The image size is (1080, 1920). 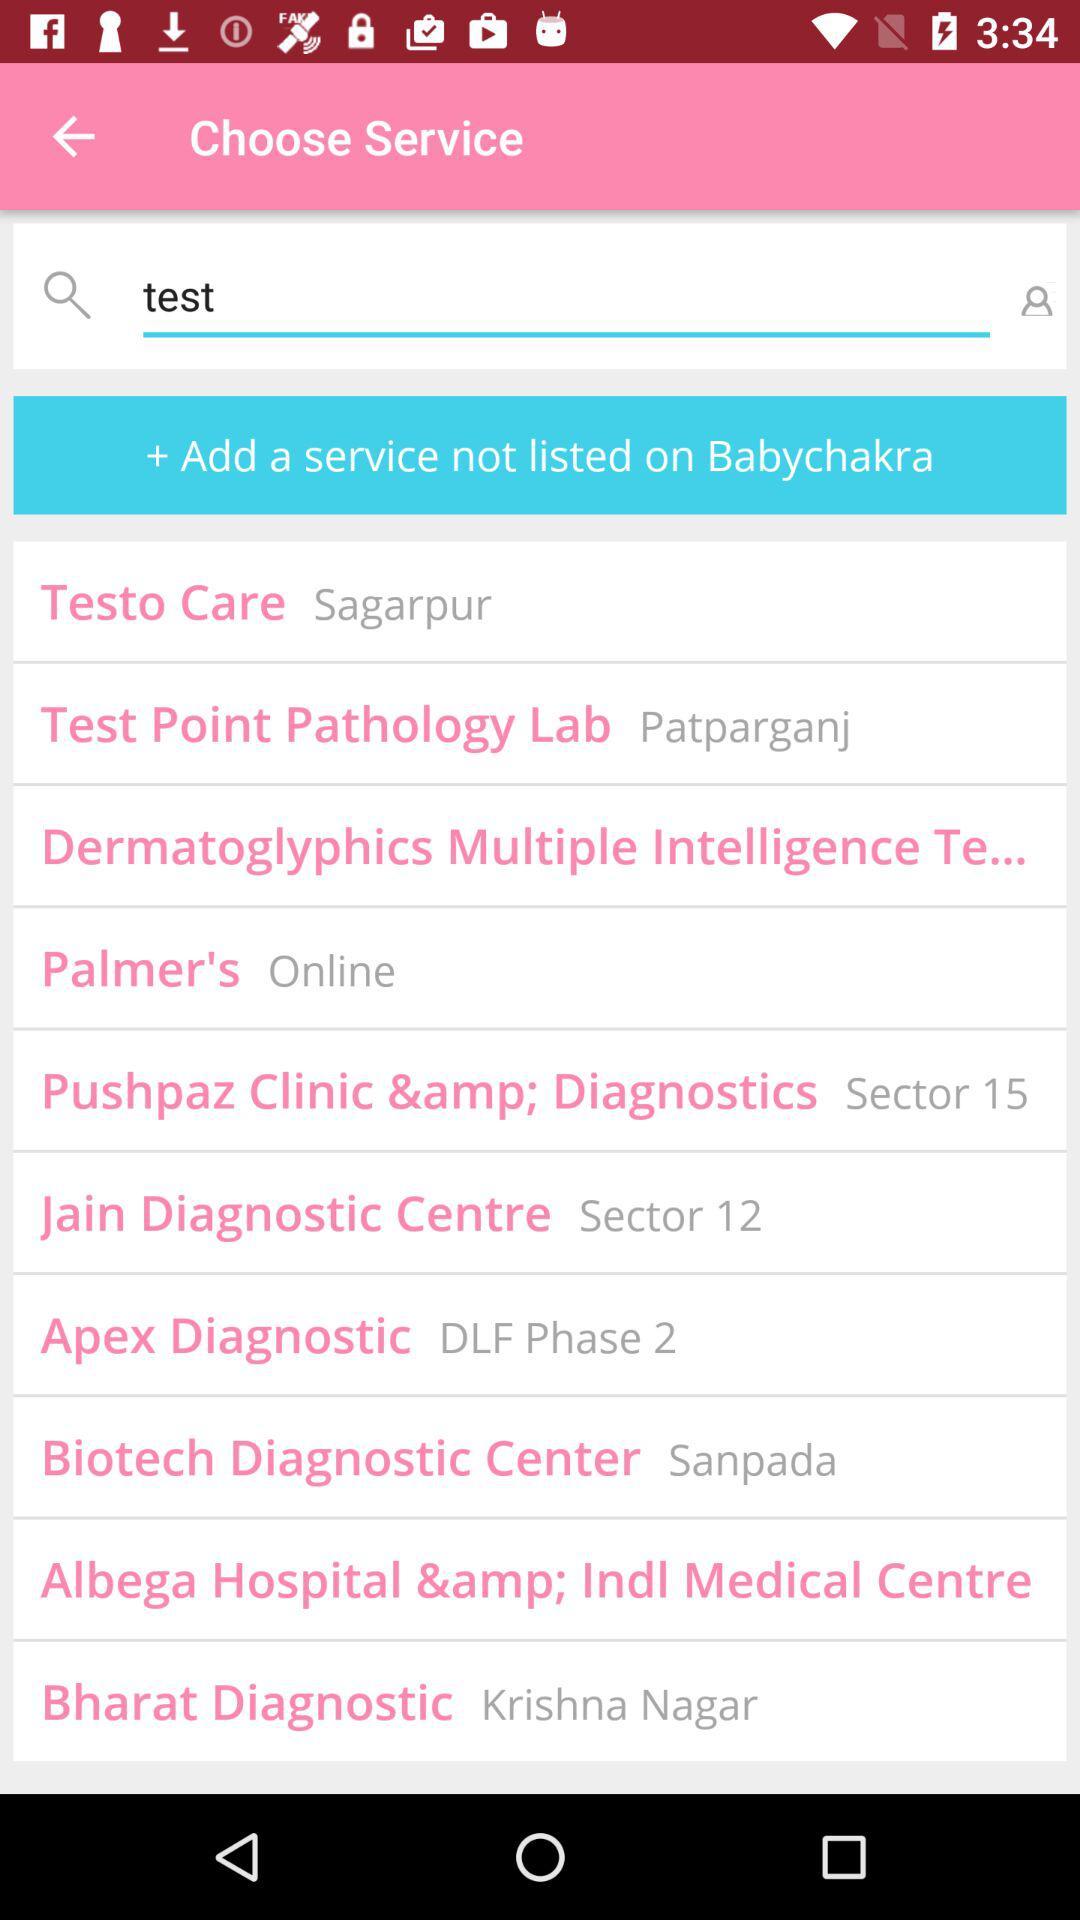 I want to click on the icon above dermatoglyphics multiple intelligence, so click(x=745, y=724).